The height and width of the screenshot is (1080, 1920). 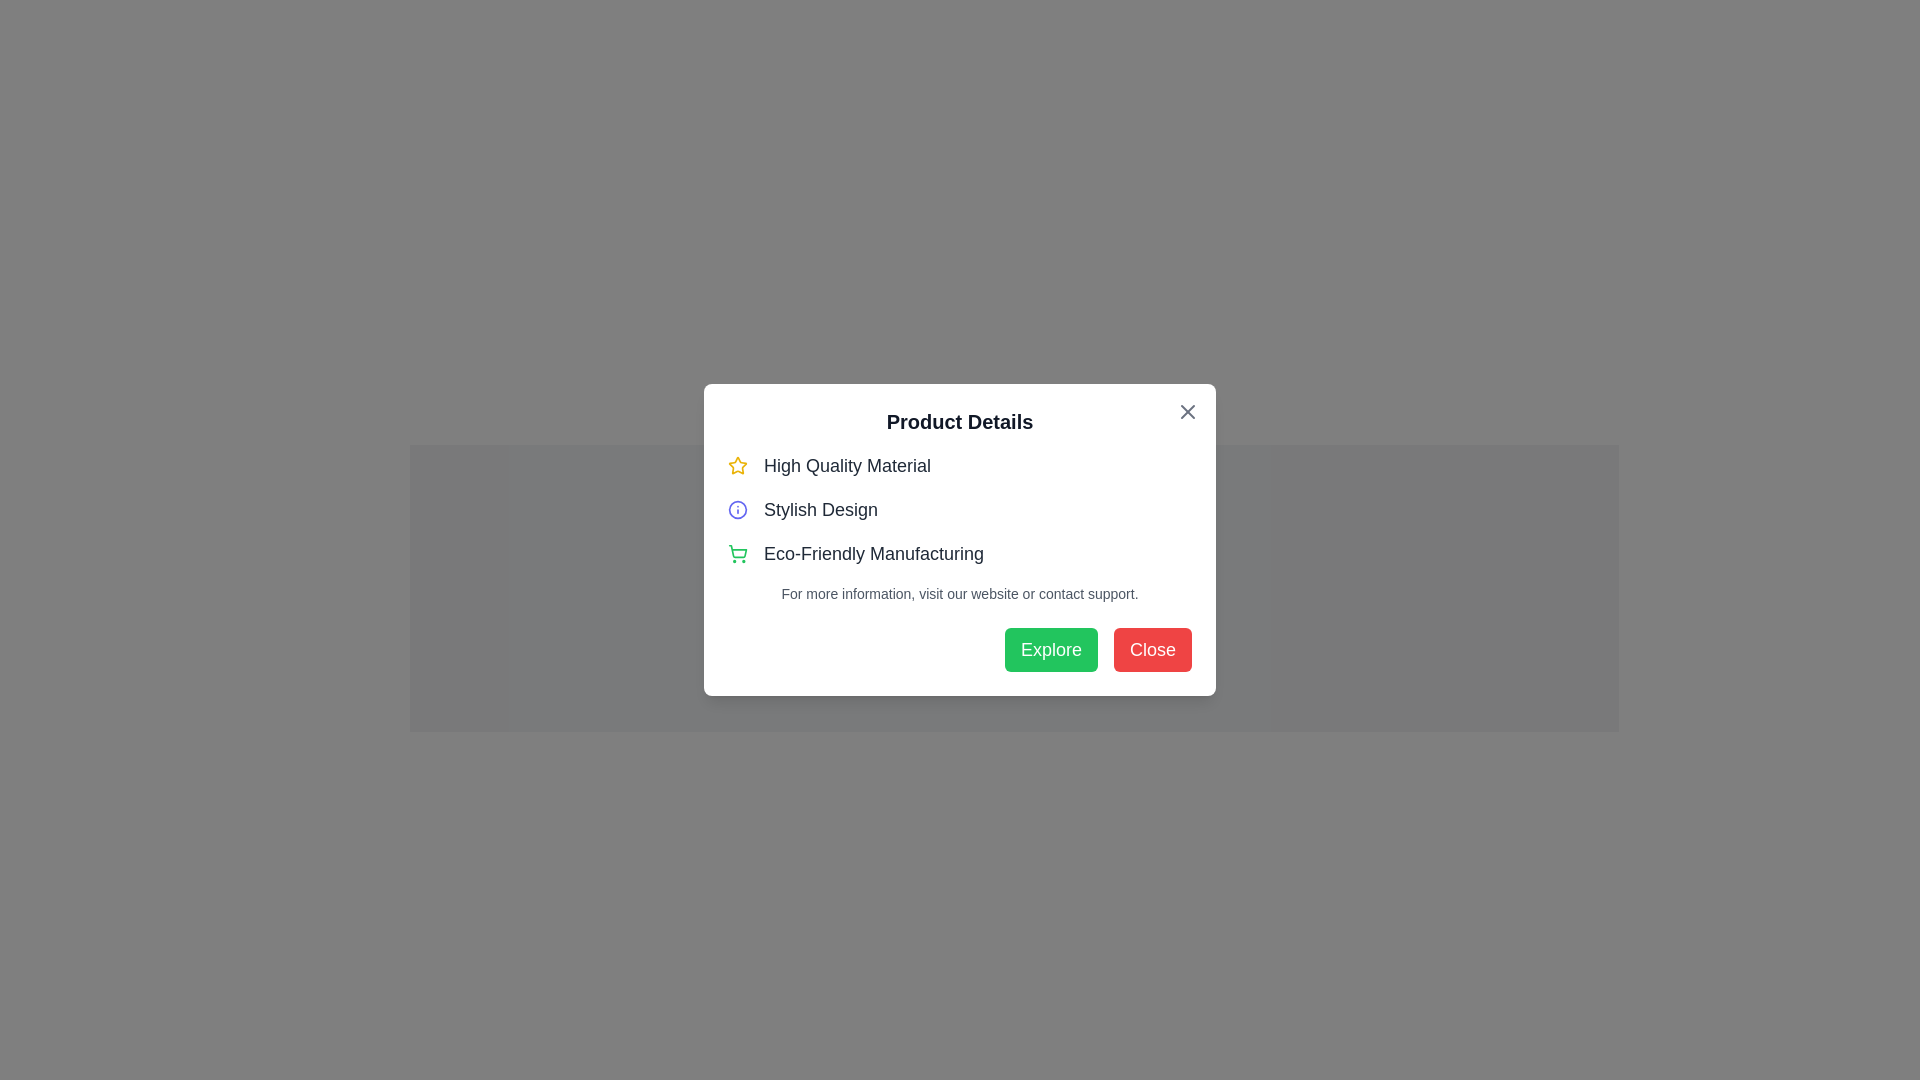 What do you see at coordinates (737, 554) in the screenshot?
I see `the green shopping cart icon with rounded edges located to the left of 'Eco-Friendly Manufacturing' in the third position of the 'Product Details' modal` at bounding box center [737, 554].